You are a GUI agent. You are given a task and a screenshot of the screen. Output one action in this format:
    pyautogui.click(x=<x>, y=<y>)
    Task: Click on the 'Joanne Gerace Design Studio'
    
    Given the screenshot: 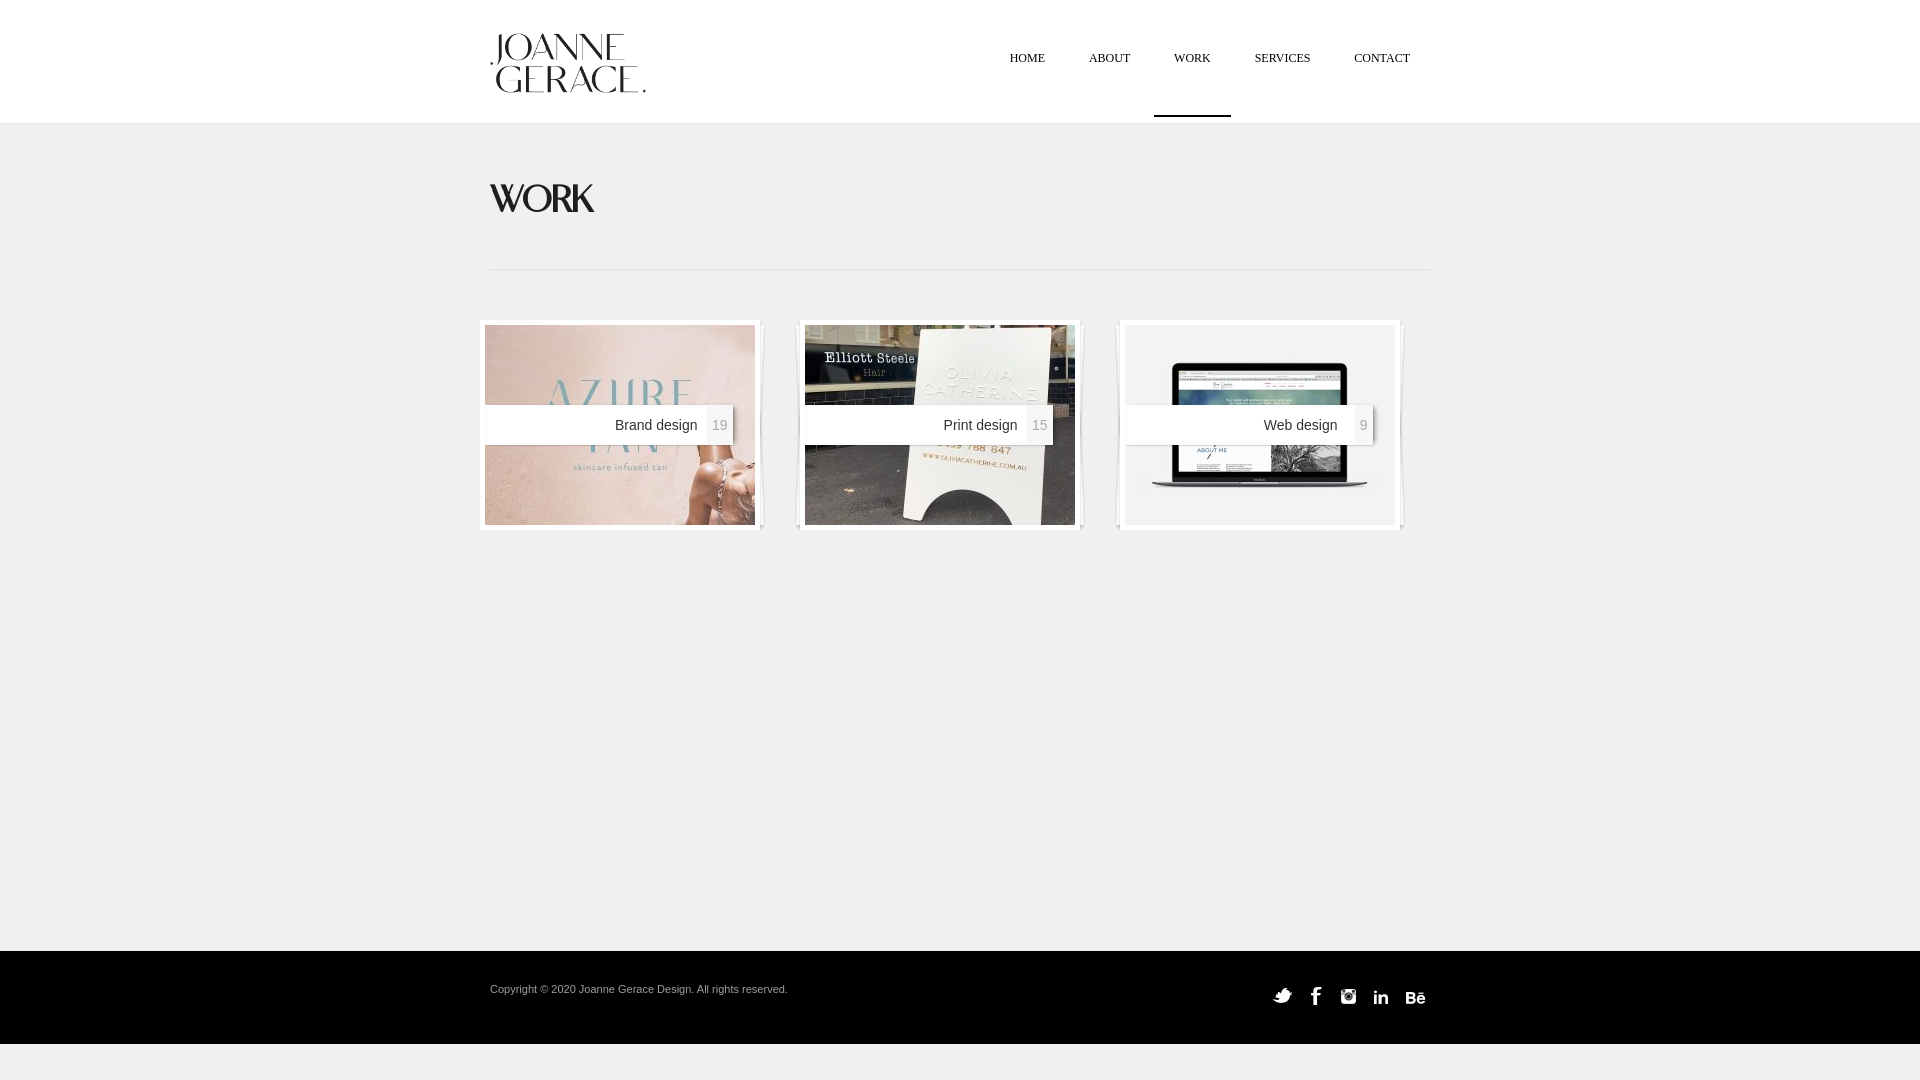 What is the action you would take?
    pyautogui.click(x=489, y=65)
    